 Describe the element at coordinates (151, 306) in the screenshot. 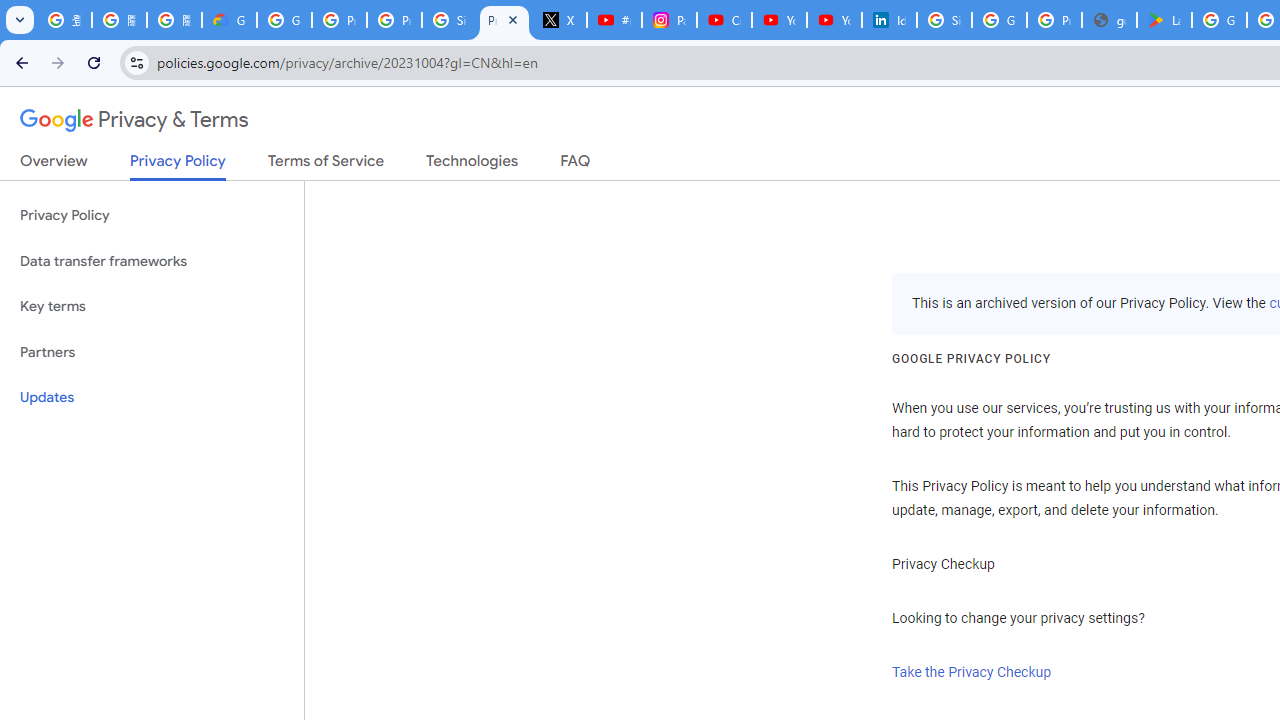

I see `'Key terms'` at that location.